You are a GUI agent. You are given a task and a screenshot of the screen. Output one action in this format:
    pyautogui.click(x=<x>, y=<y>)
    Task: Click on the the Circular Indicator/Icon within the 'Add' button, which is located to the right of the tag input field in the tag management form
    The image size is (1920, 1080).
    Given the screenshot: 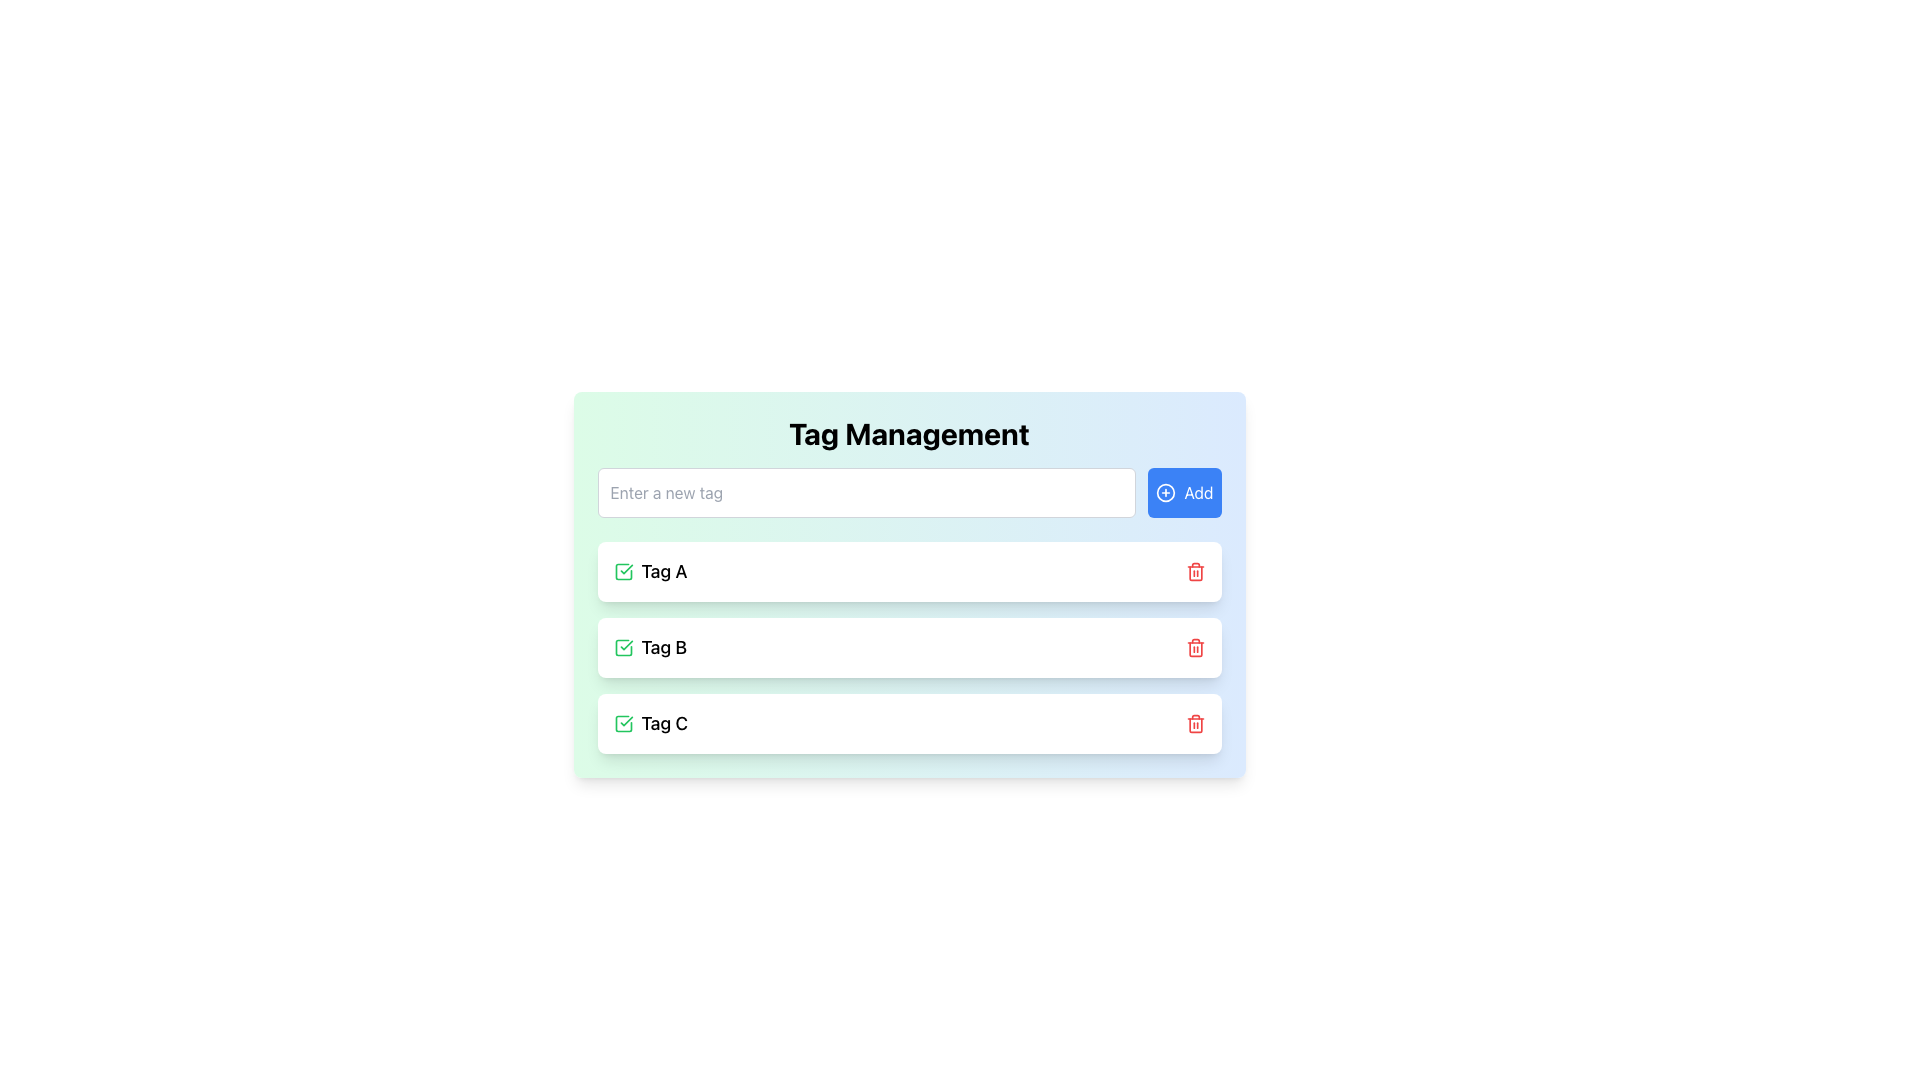 What is the action you would take?
    pyautogui.click(x=1166, y=493)
    